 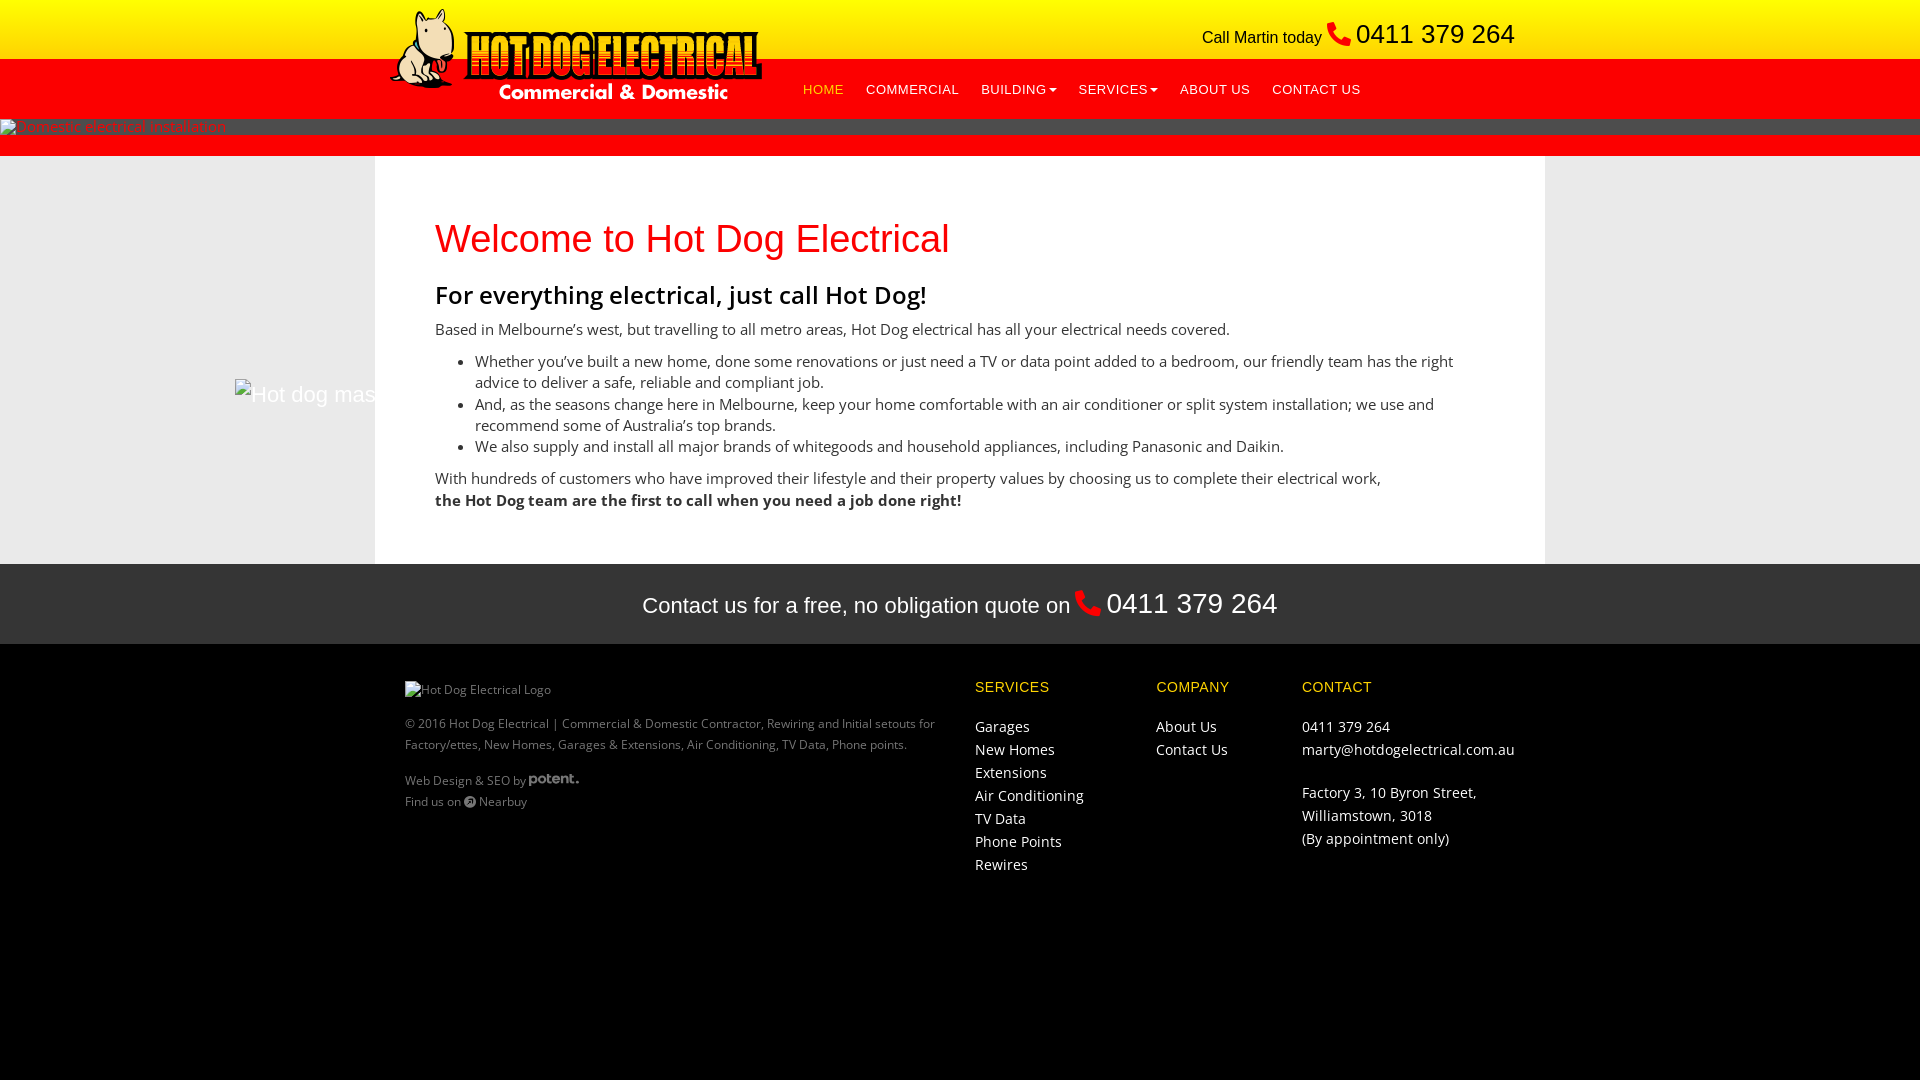 What do you see at coordinates (1001, 863) in the screenshot?
I see `'Rewires'` at bounding box center [1001, 863].